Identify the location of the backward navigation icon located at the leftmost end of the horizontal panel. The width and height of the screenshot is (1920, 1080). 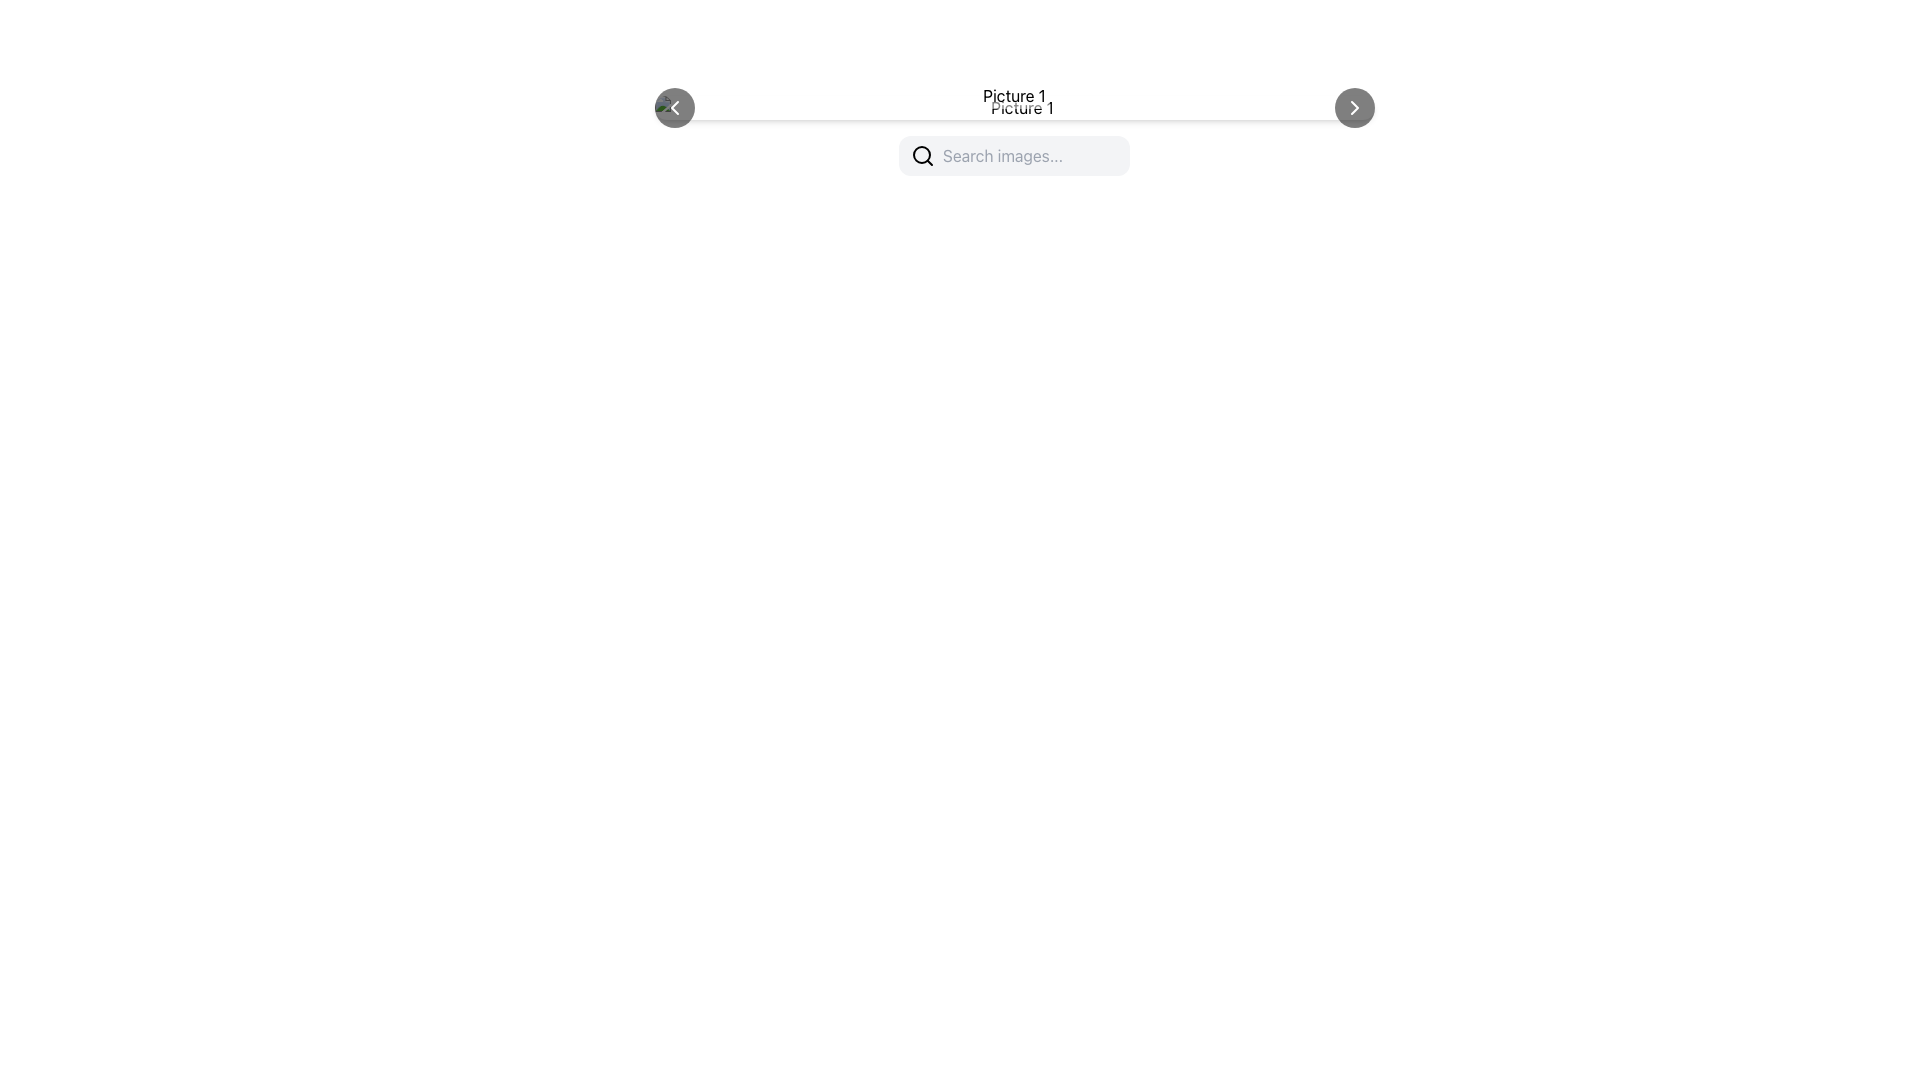
(674, 108).